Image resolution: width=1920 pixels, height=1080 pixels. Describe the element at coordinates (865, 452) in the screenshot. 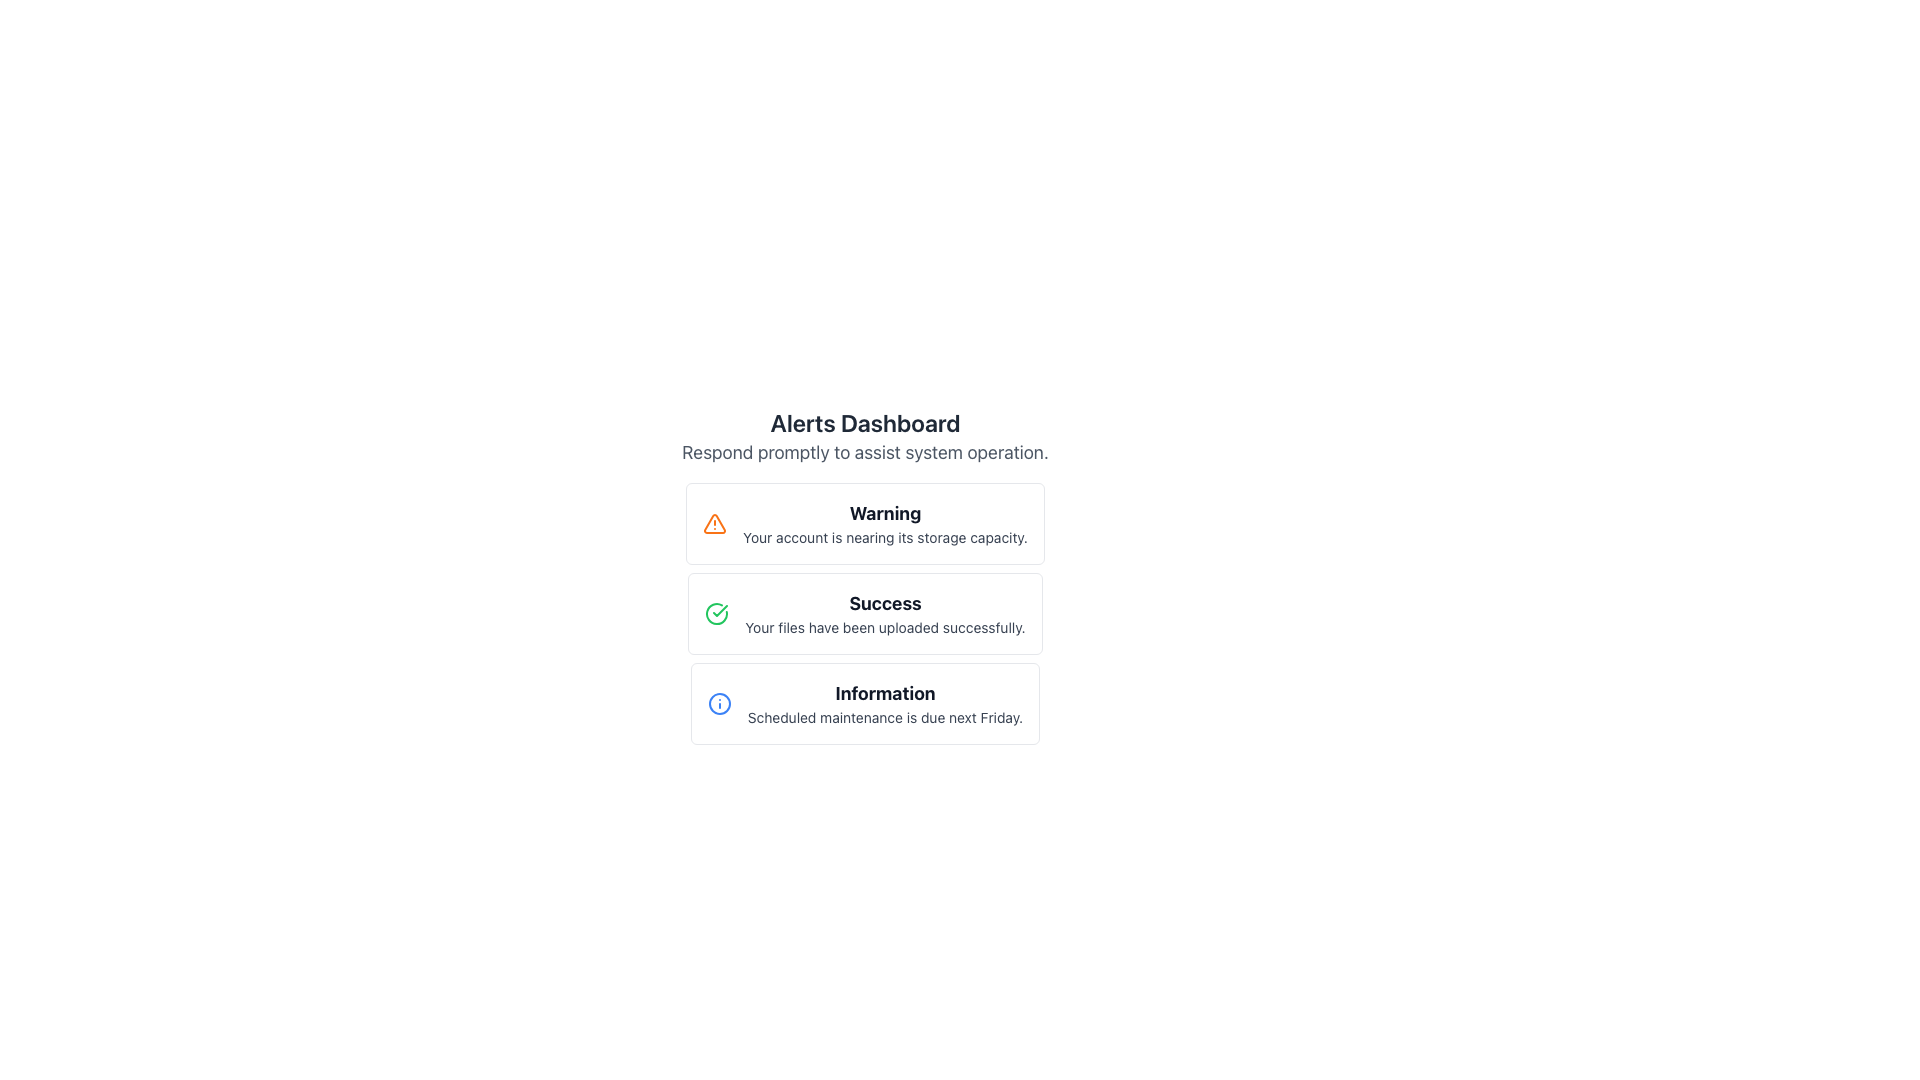

I see `the Static Text element that contains the phrase 'Respond promptly to assist system operation.' positioned below the 'Alerts Dashboard' heading` at that location.